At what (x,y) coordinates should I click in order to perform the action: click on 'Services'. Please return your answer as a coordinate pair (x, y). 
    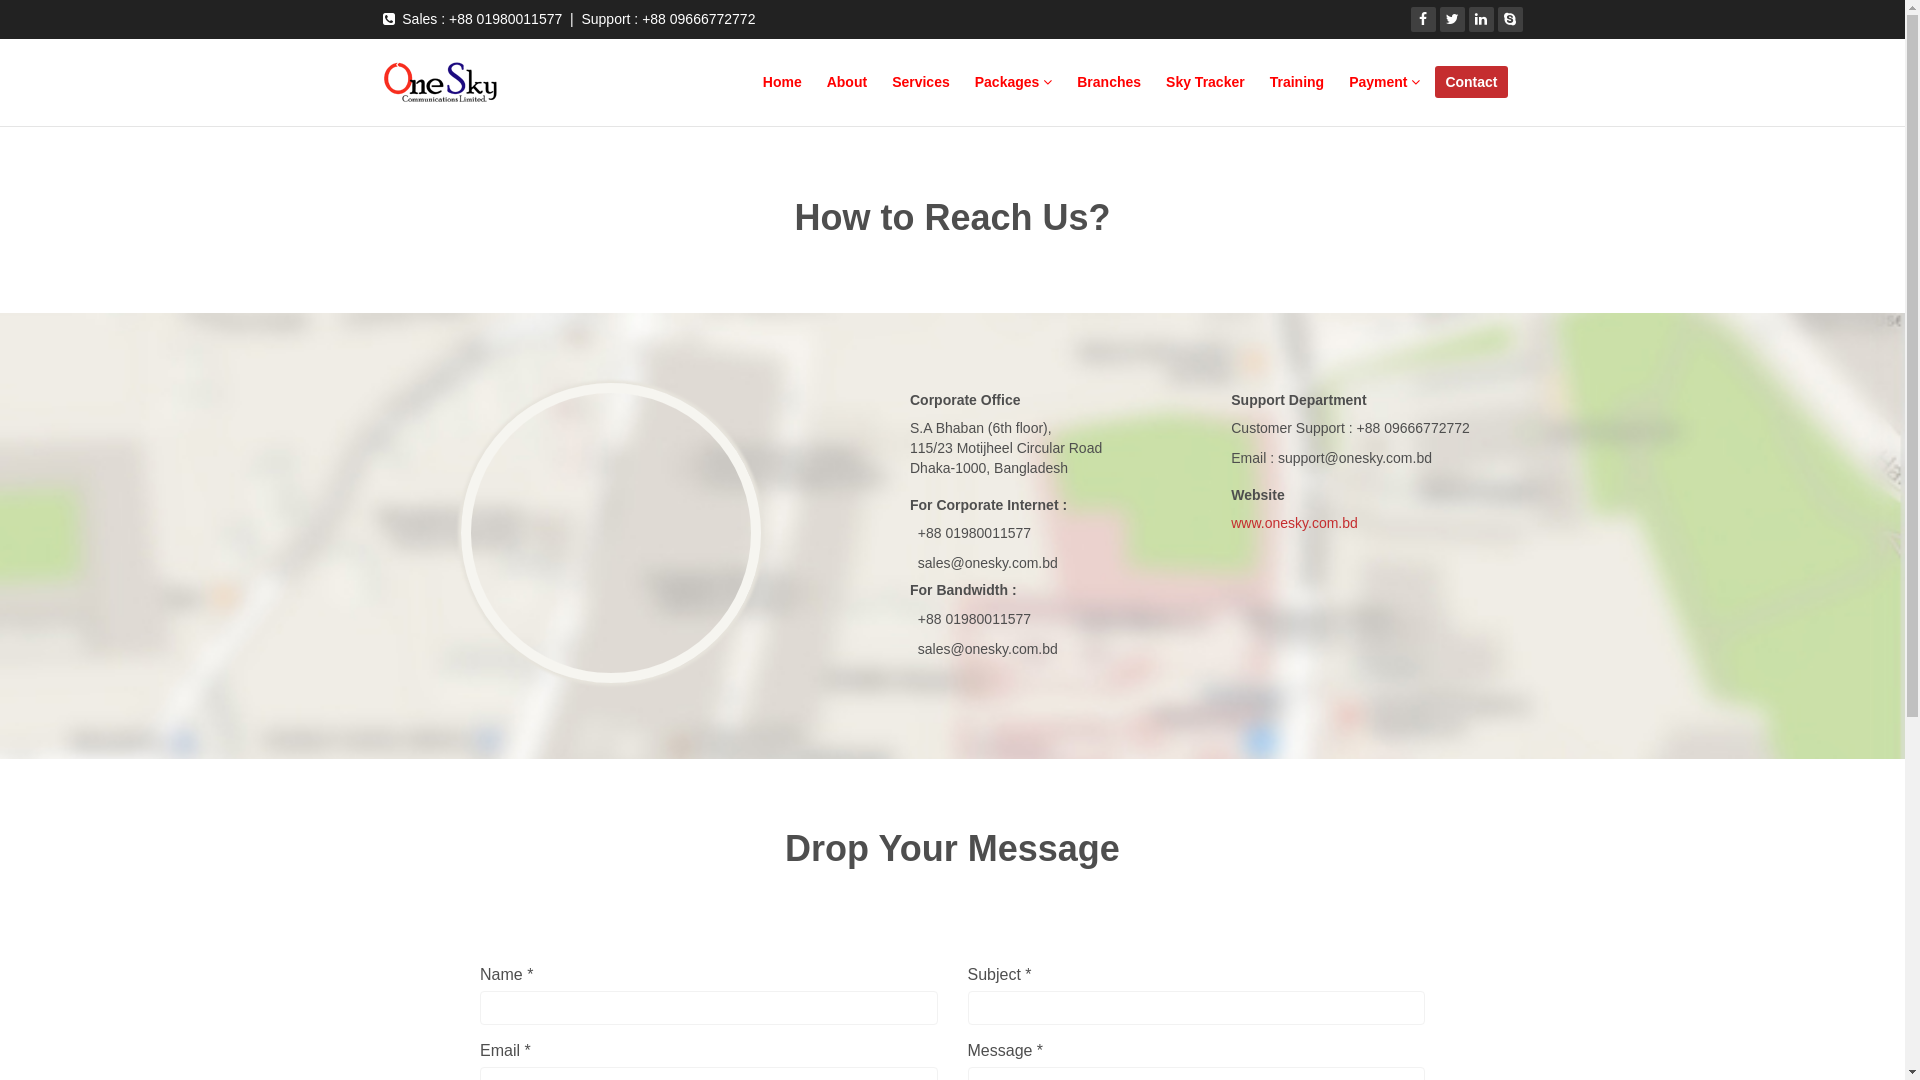
    Looking at the image, I should click on (881, 80).